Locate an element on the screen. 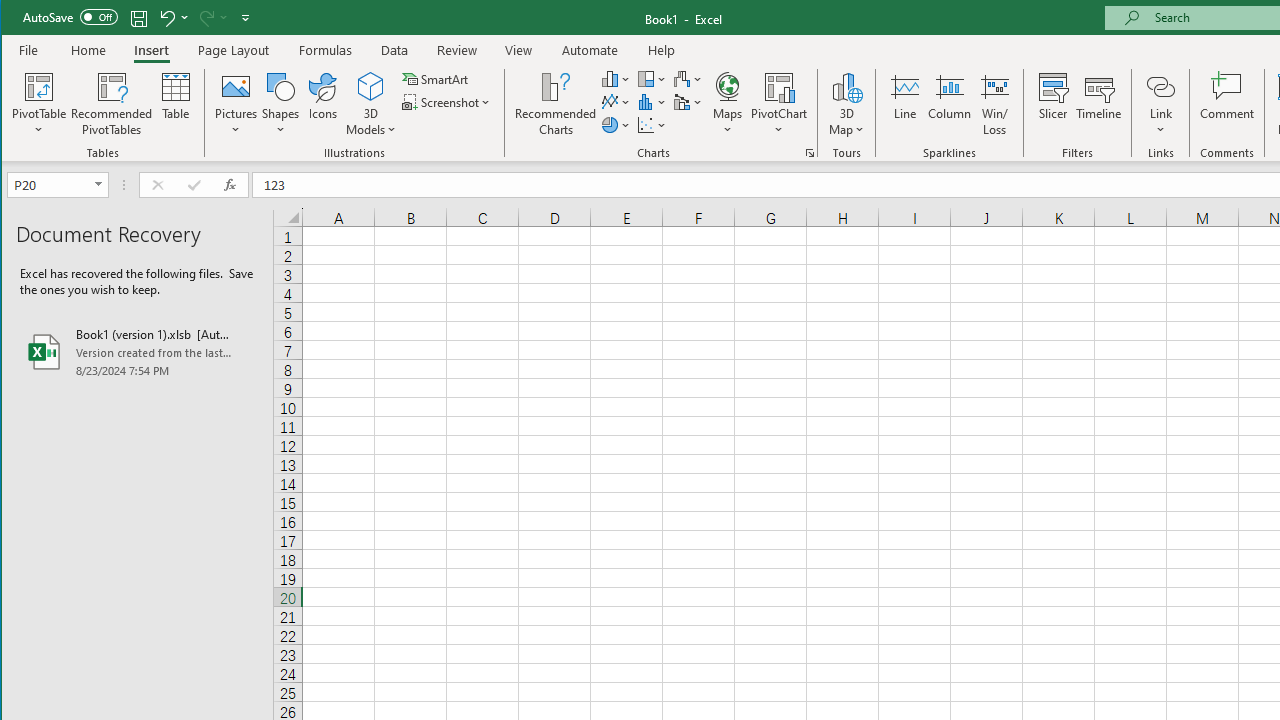 The width and height of the screenshot is (1280, 720). 'Review' is located at coordinates (455, 49).